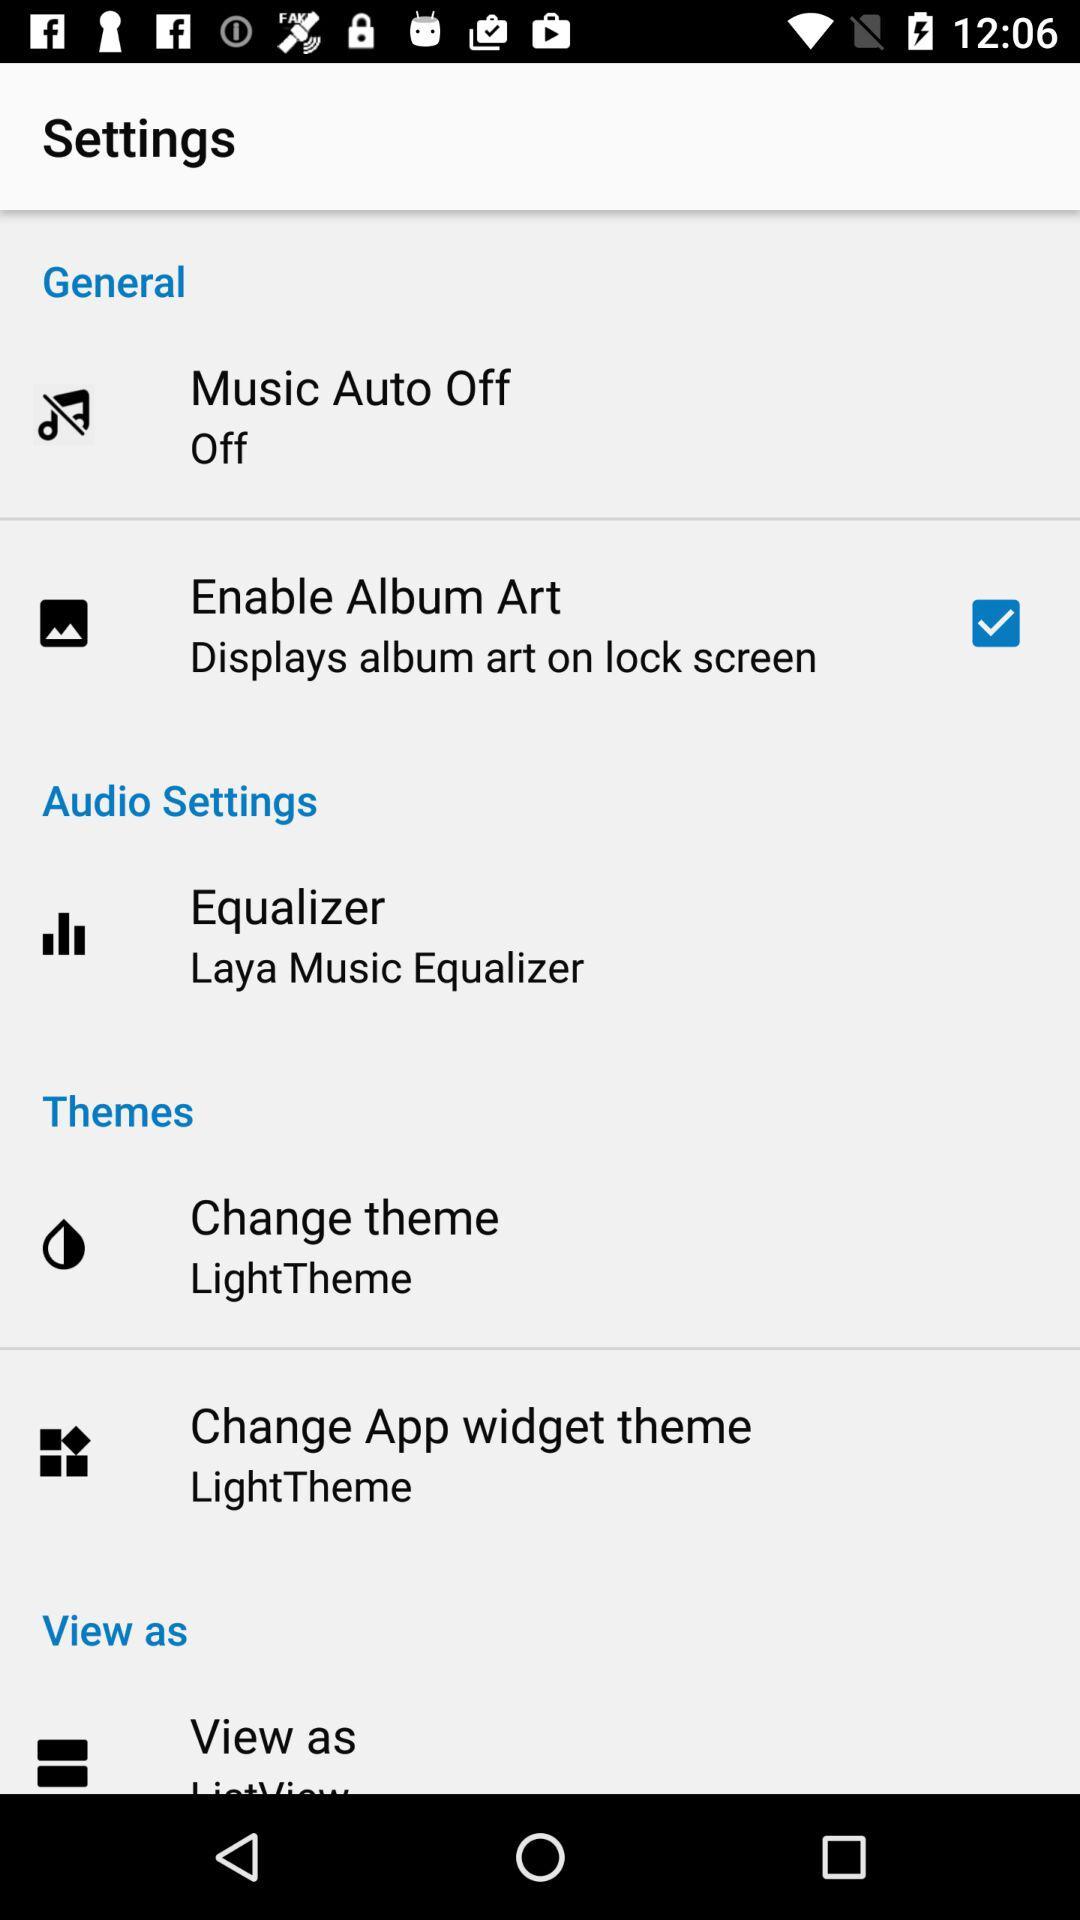 The width and height of the screenshot is (1080, 1920). What do you see at coordinates (995, 622) in the screenshot?
I see `the item to the right of the displays album art icon` at bounding box center [995, 622].